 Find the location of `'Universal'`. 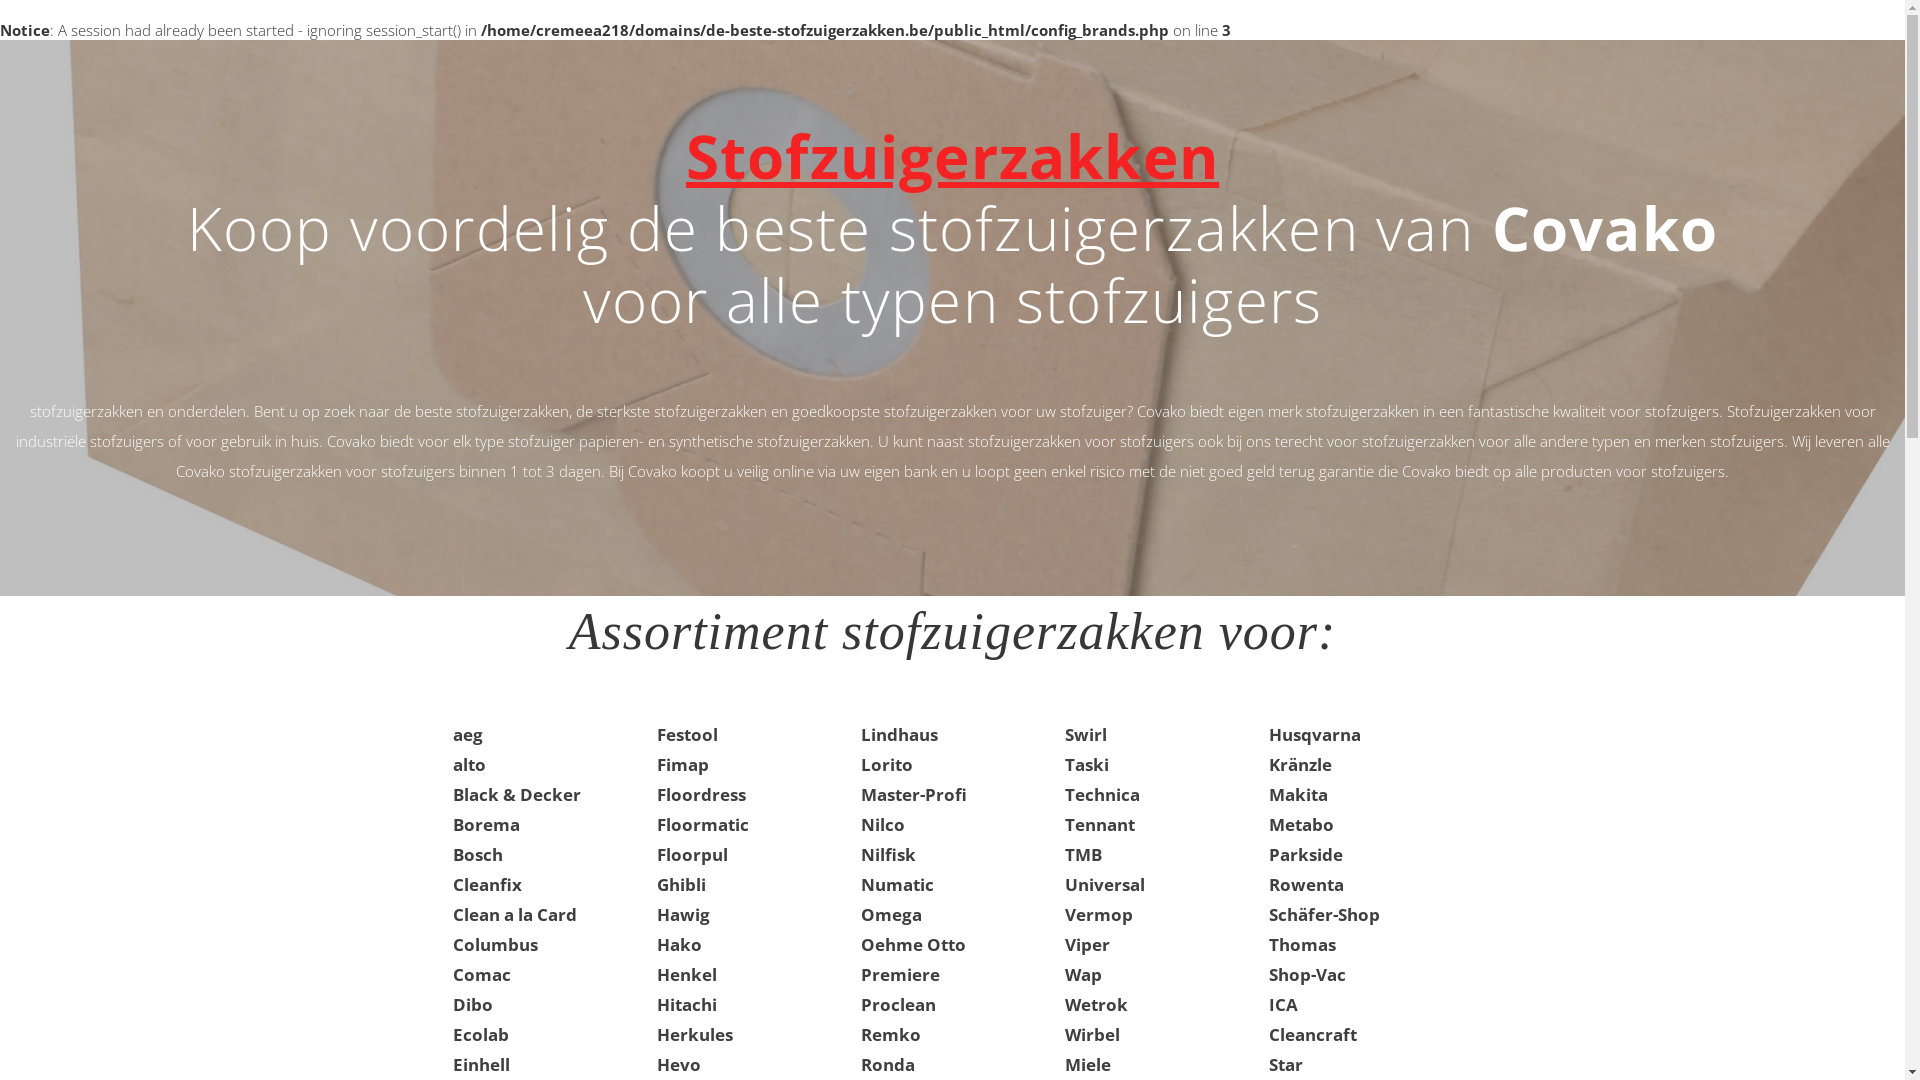

'Universal' is located at coordinates (1063, 883).